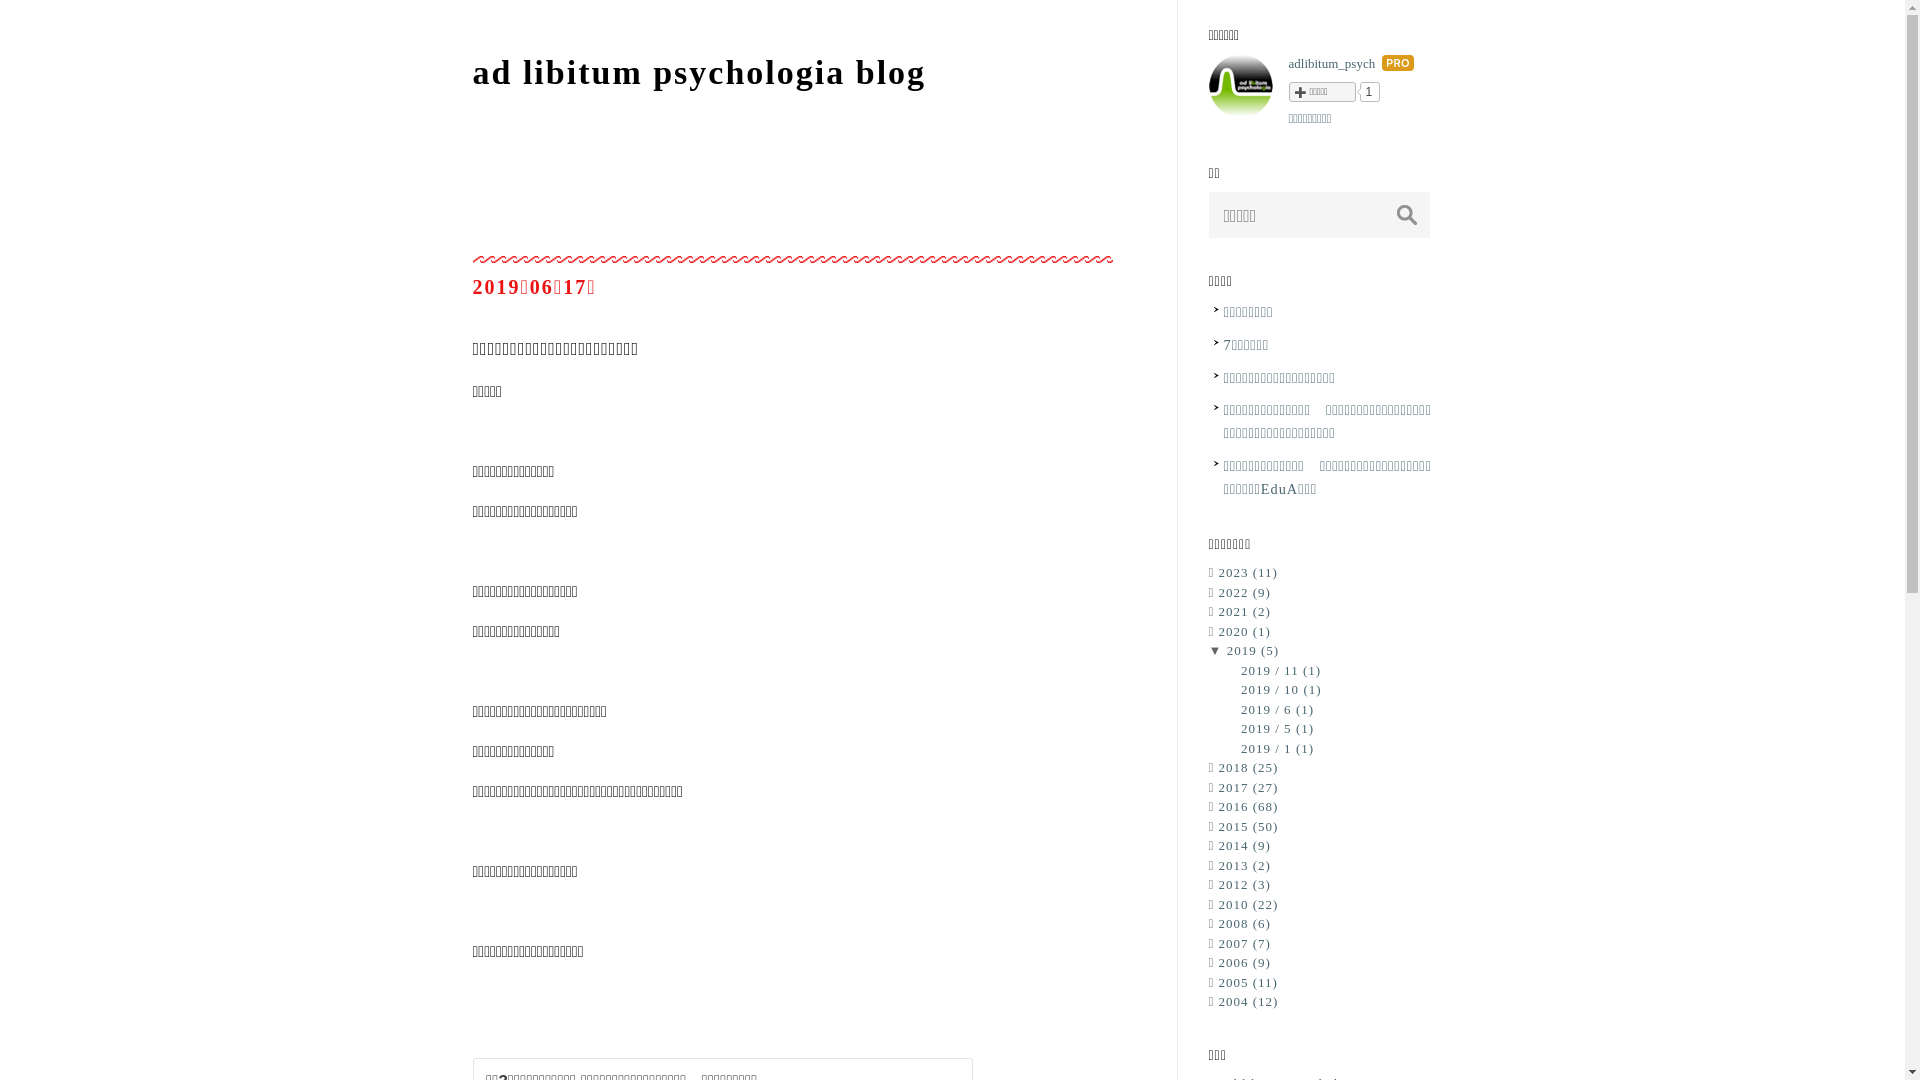  I want to click on '2013 (2)', so click(1242, 864).